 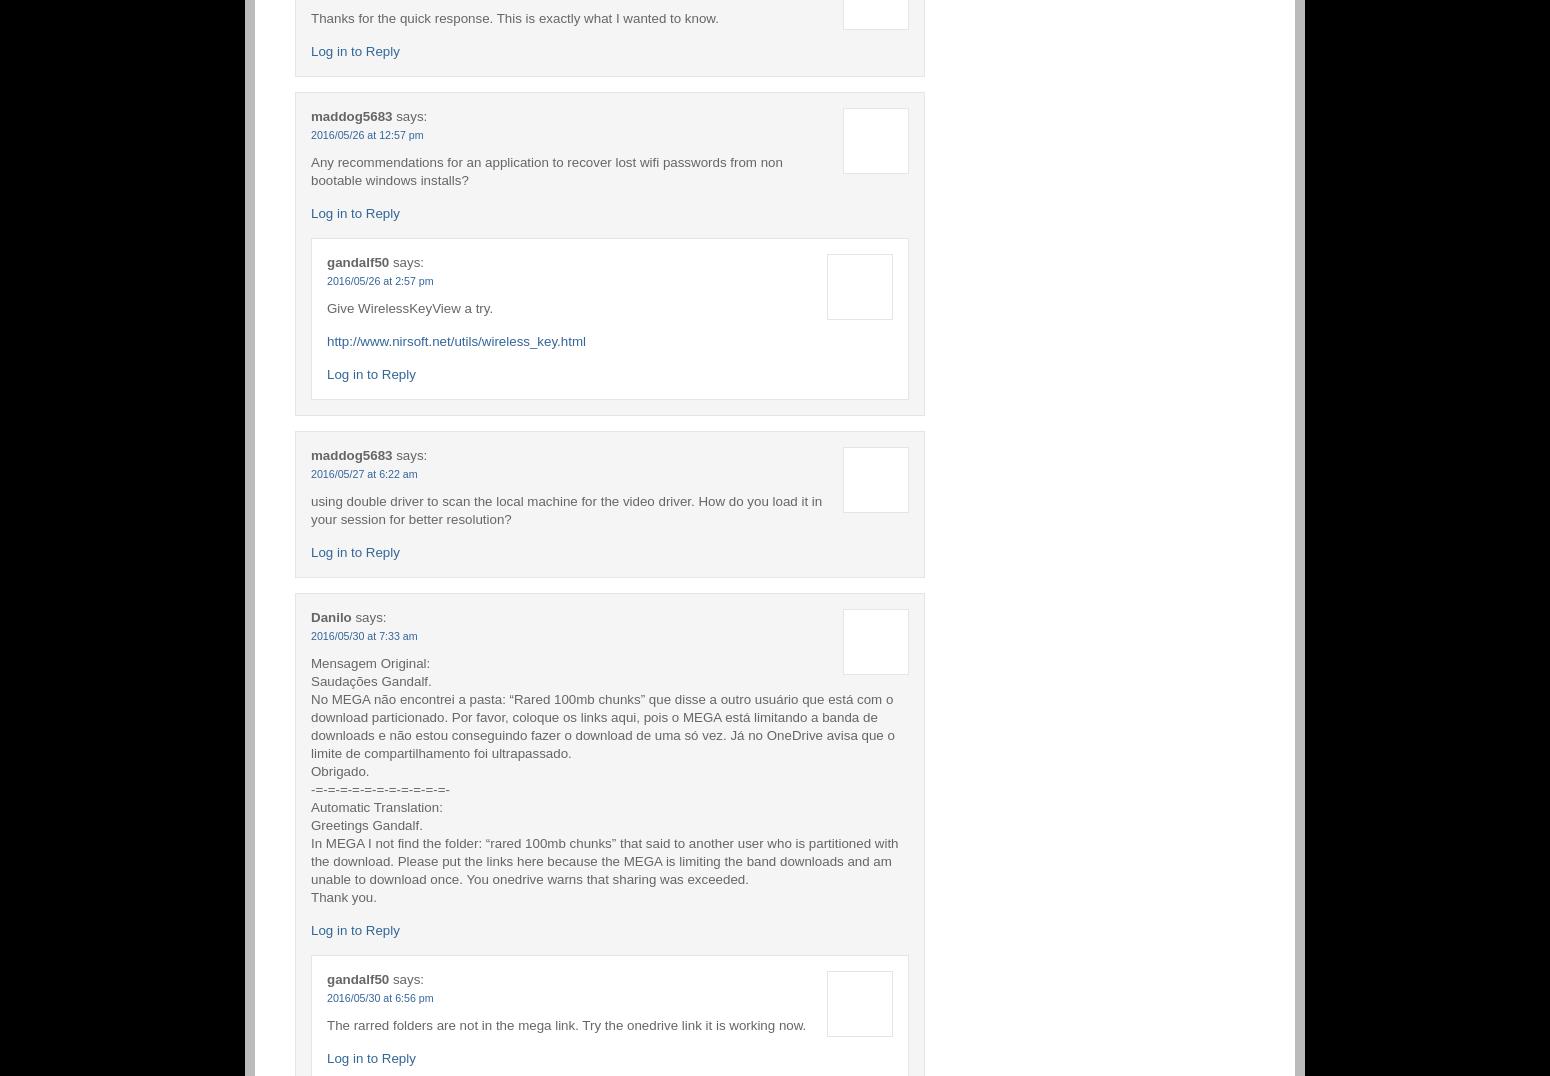 I want to click on 'Obrigado.', so click(x=339, y=770).